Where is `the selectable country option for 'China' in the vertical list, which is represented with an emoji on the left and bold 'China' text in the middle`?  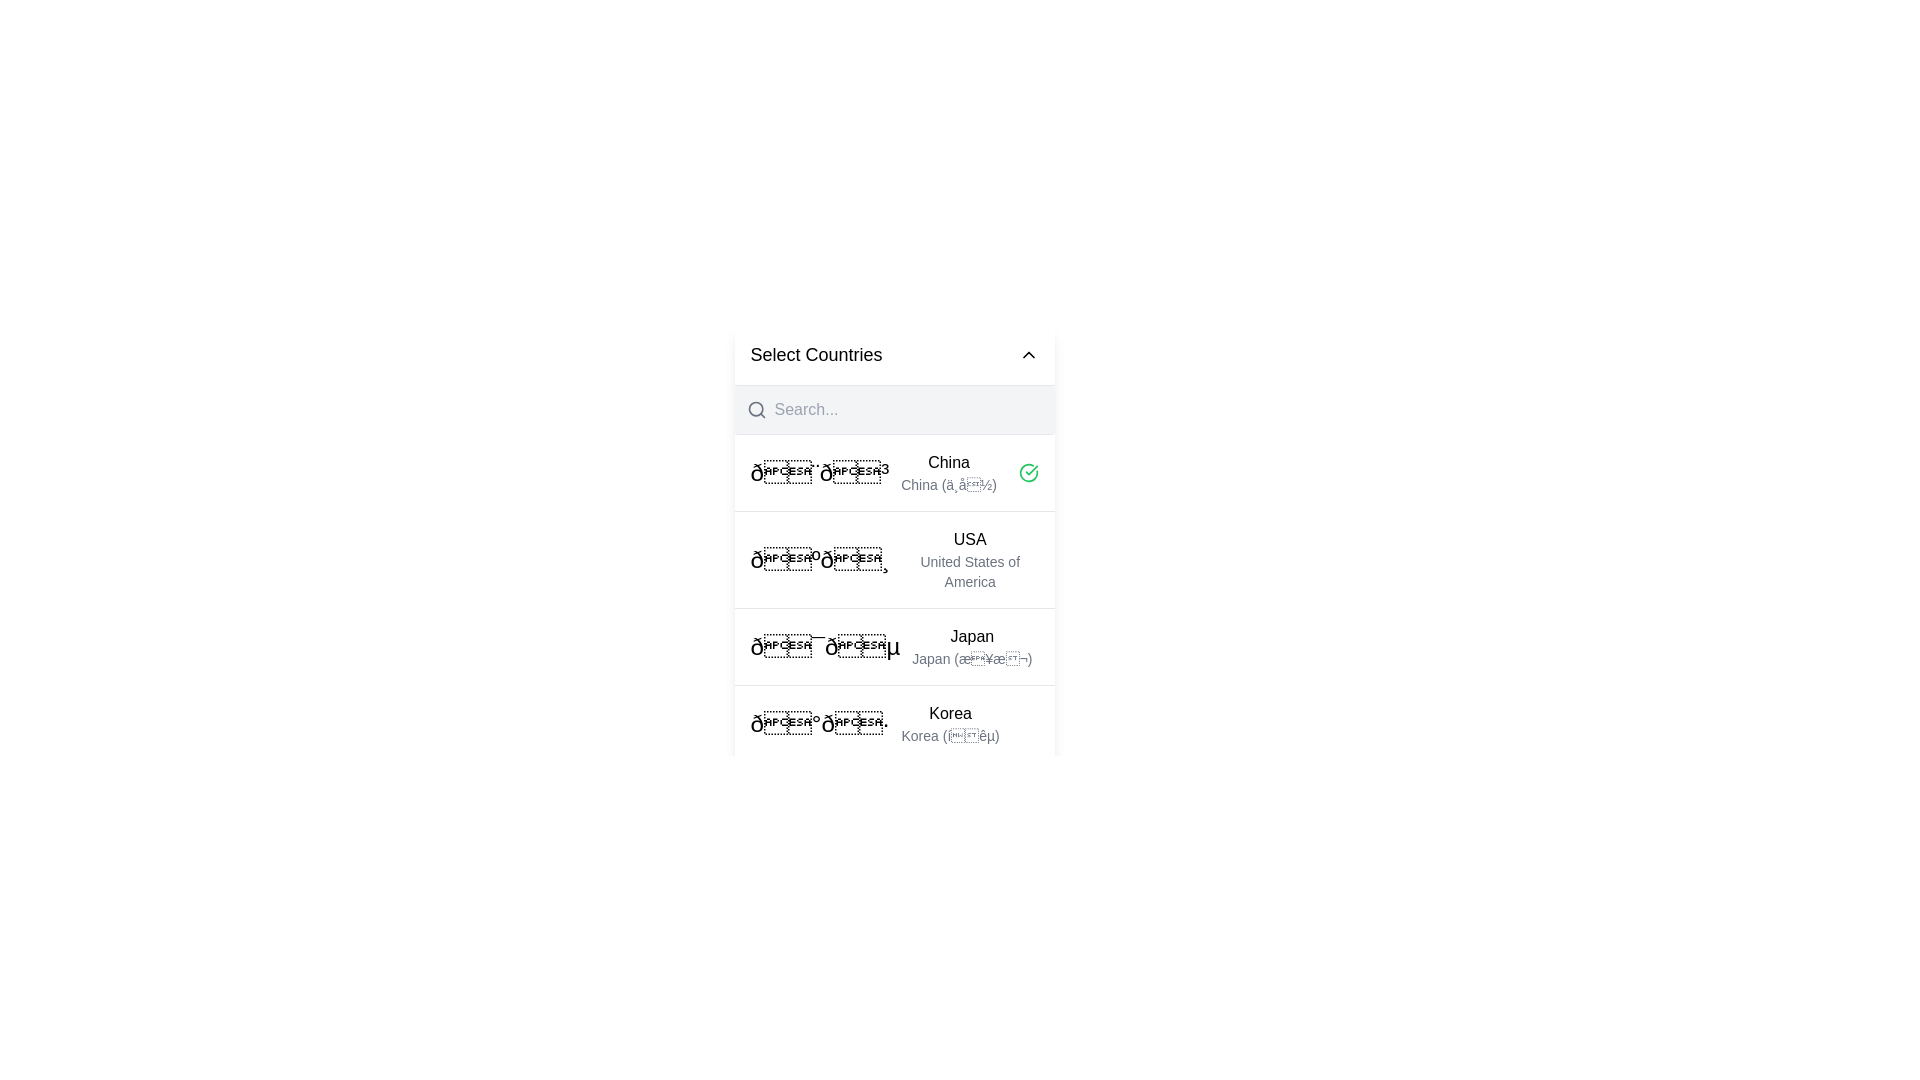 the selectable country option for 'China' in the vertical list, which is represented with an emoji on the left and bold 'China' text in the middle is located at coordinates (873, 473).